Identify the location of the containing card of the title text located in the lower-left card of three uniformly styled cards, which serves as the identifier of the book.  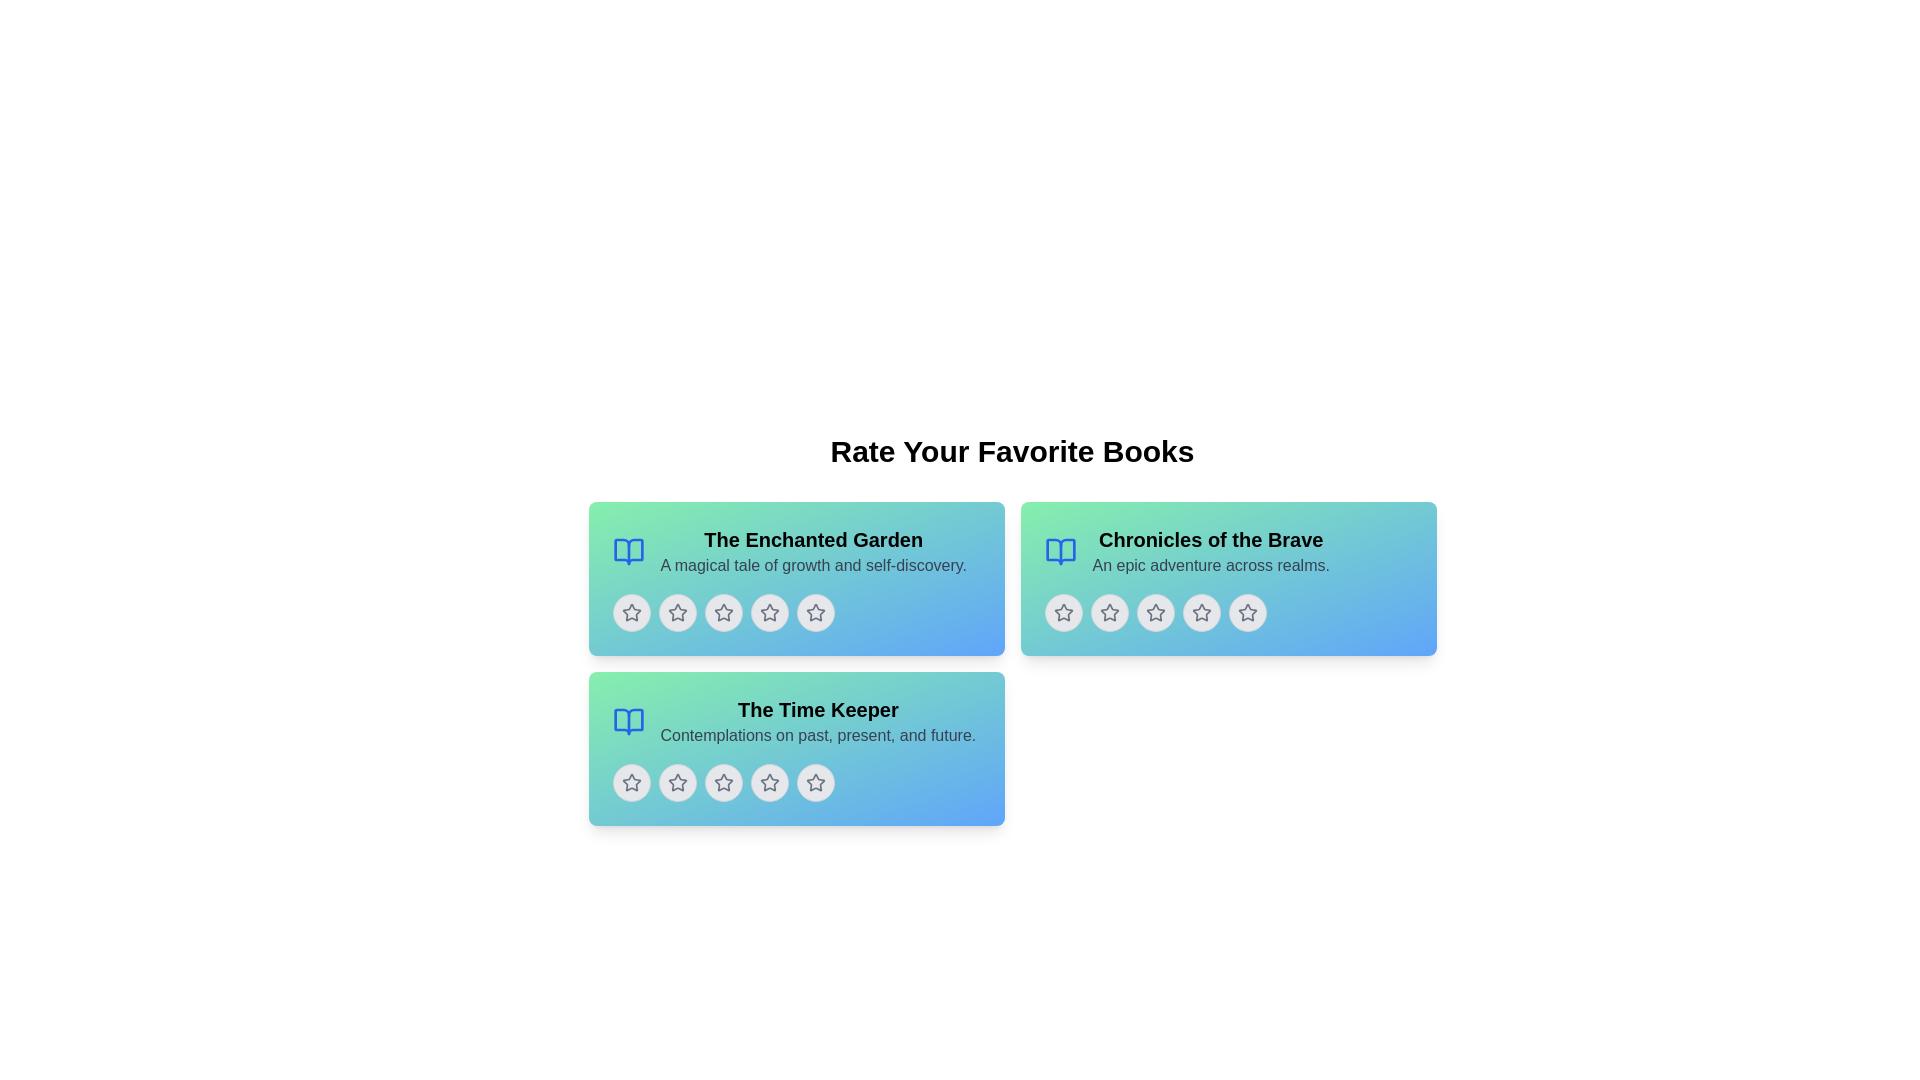
(818, 708).